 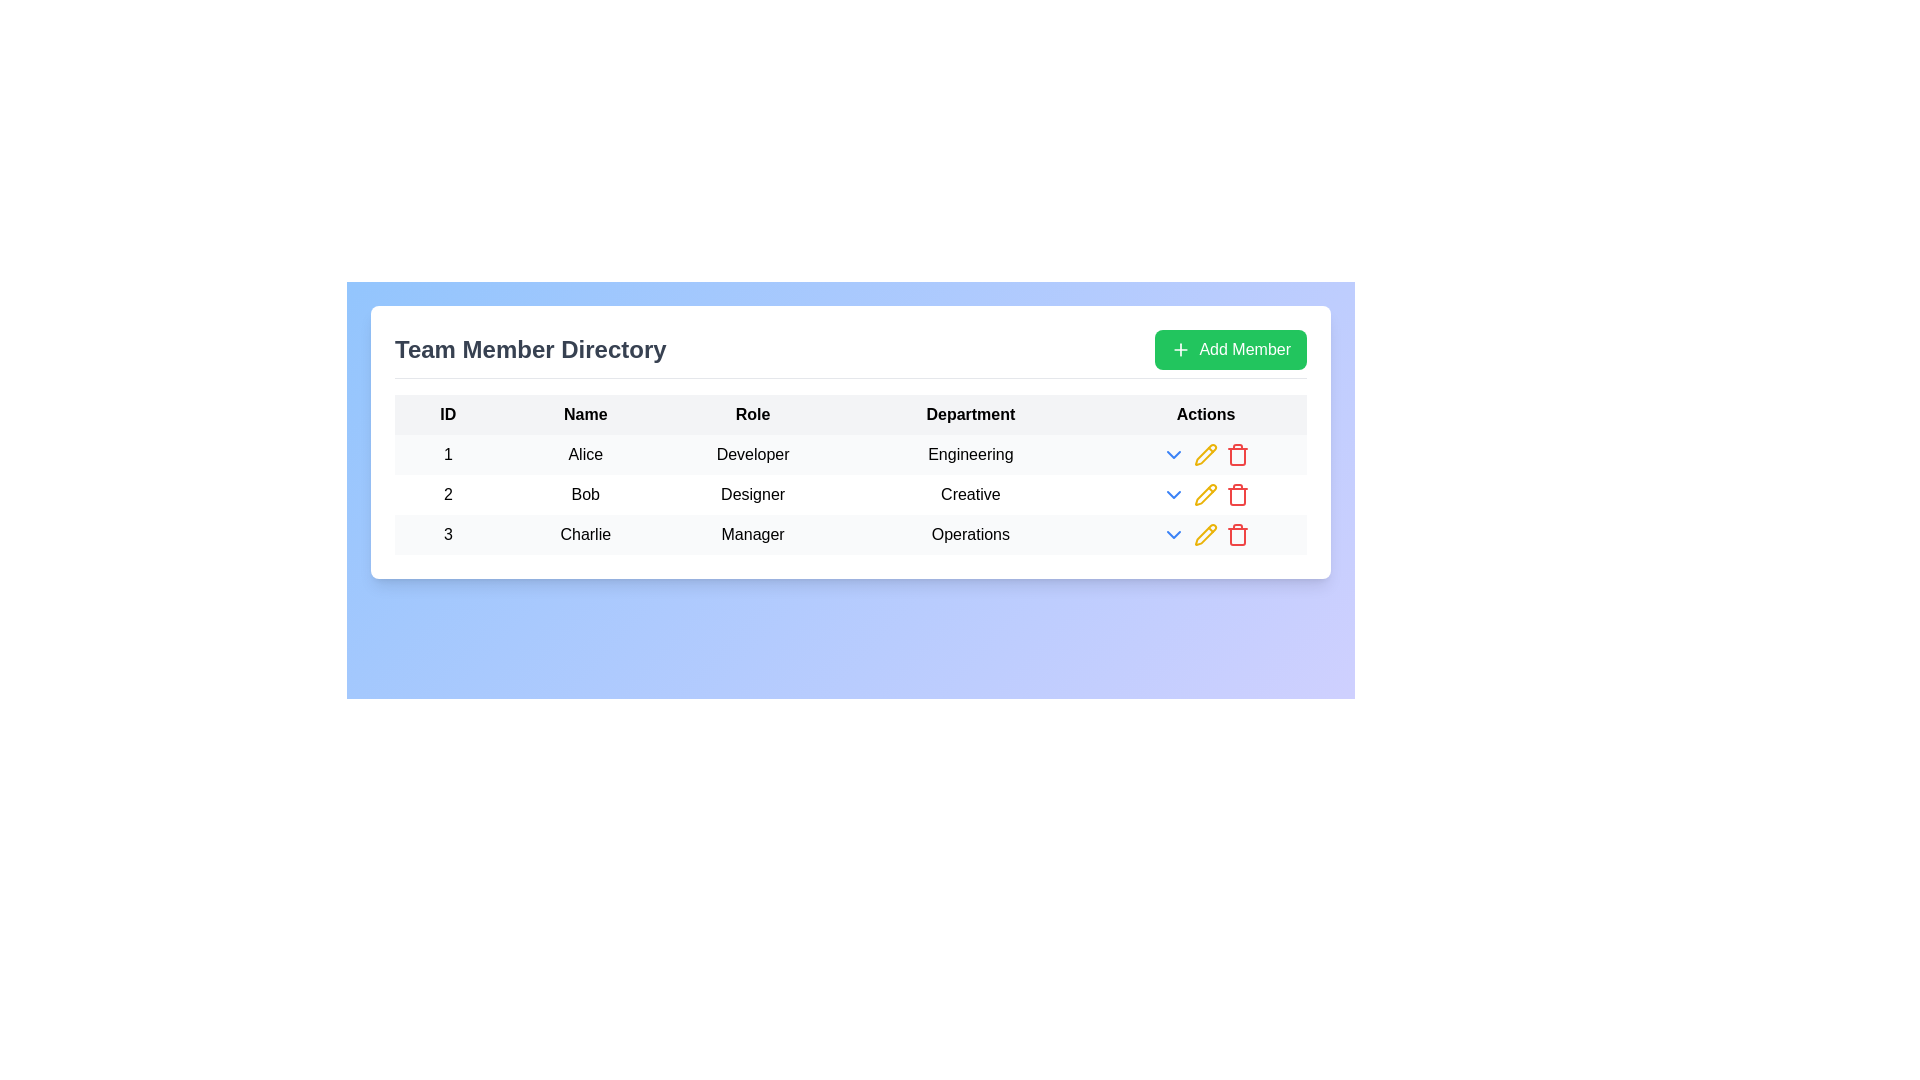 What do you see at coordinates (584, 494) in the screenshot?
I see `the second entry in the 'Name' column of the team members table, which displays the name of a user, located between 'Alice' and 'Charlie'` at bounding box center [584, 494].